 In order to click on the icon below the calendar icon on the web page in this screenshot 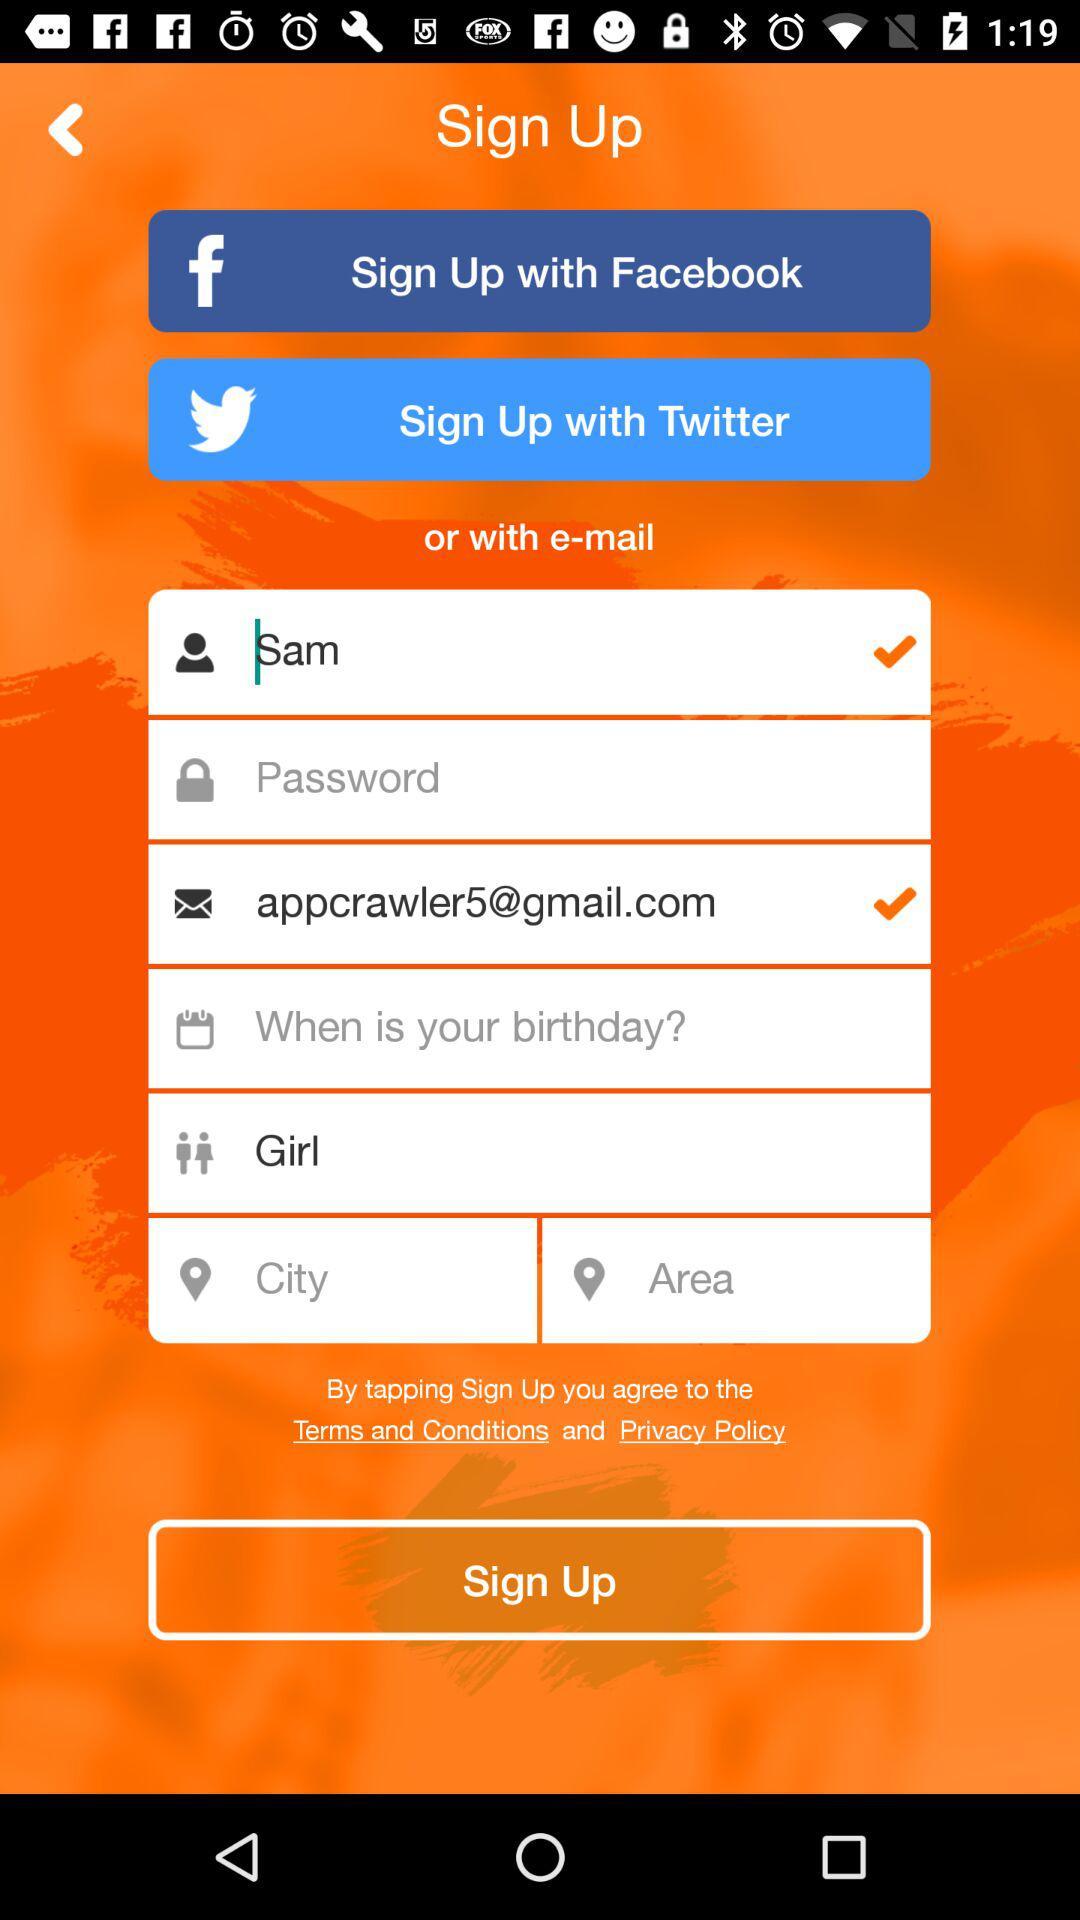, I will do `click(195, 1153)`.